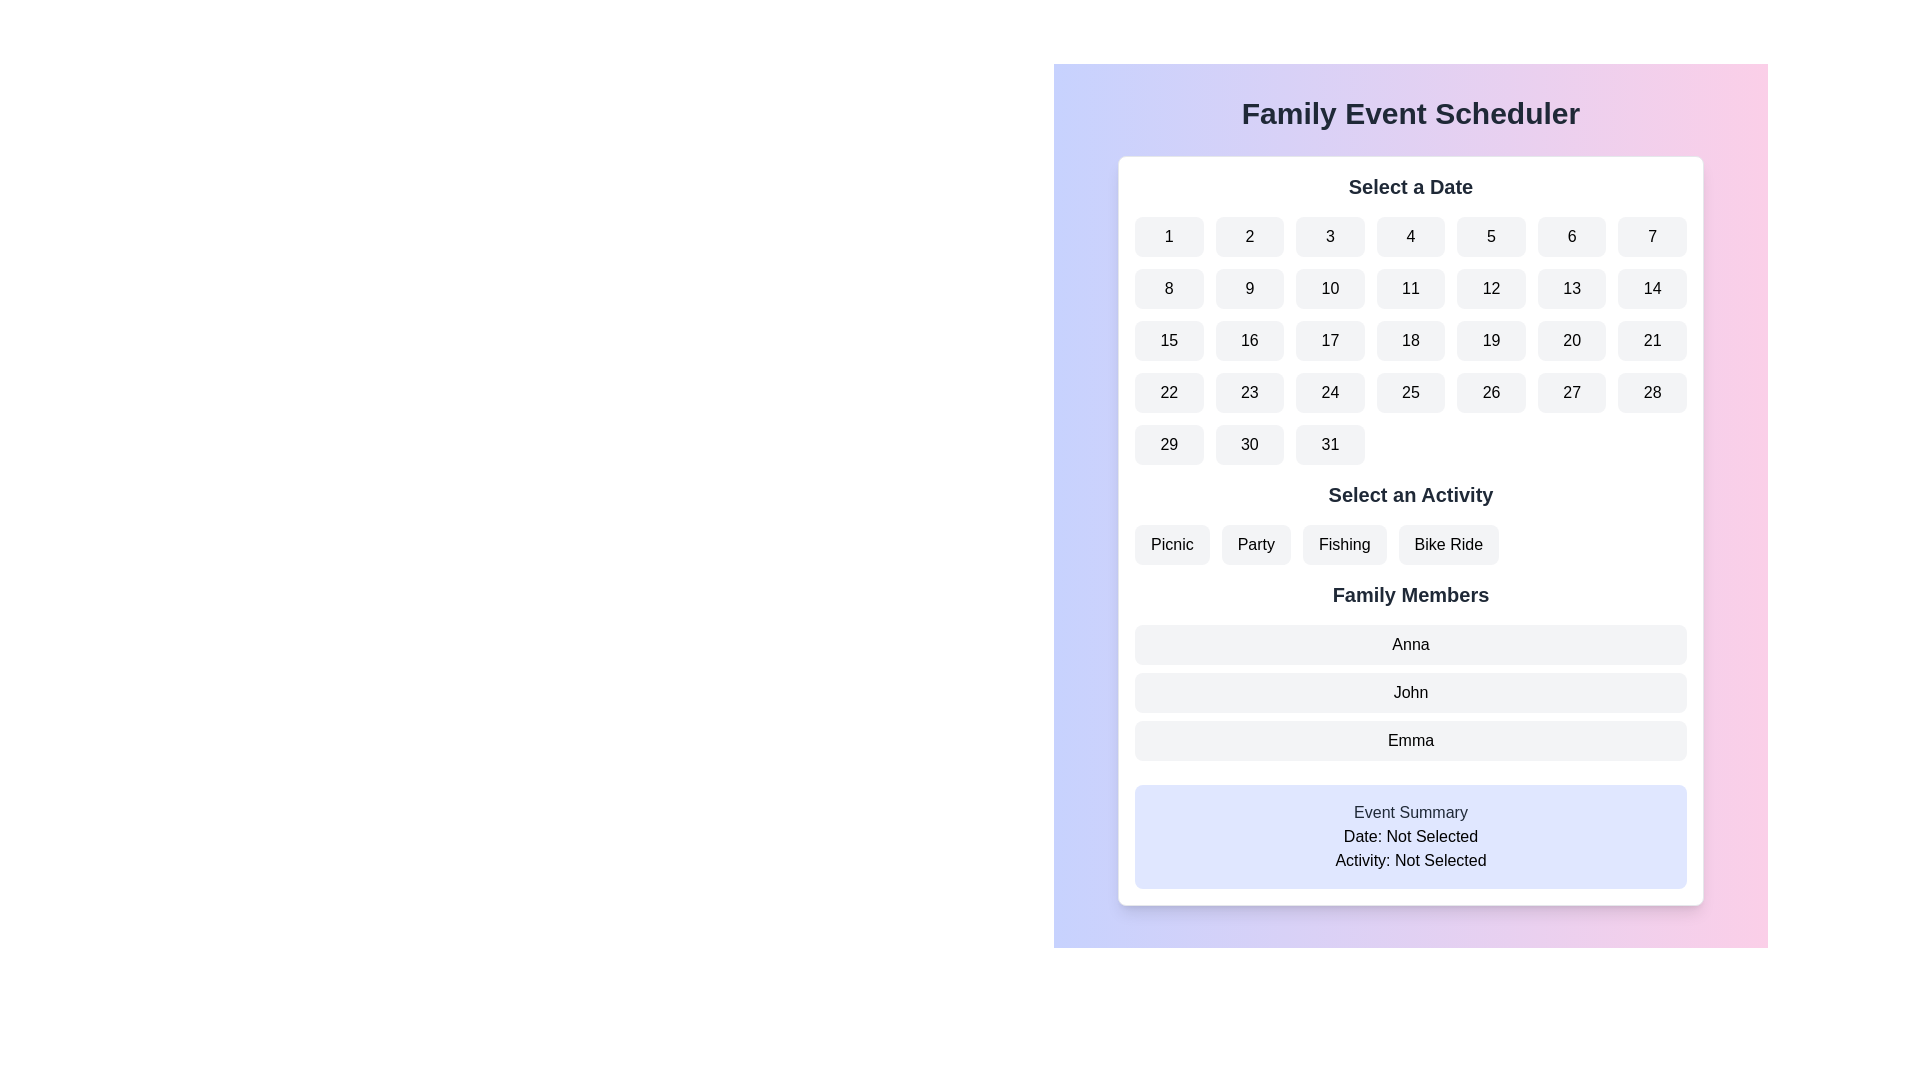 The width and height of the screenshot is (1920, 1080). What do you see at coordinates (1410, 644) in the screenshot?
I see `the button representing the family member 'Anna', which is the first button in the vertical list below the 'Family Members' heading` at bounding box center [1410, 644].